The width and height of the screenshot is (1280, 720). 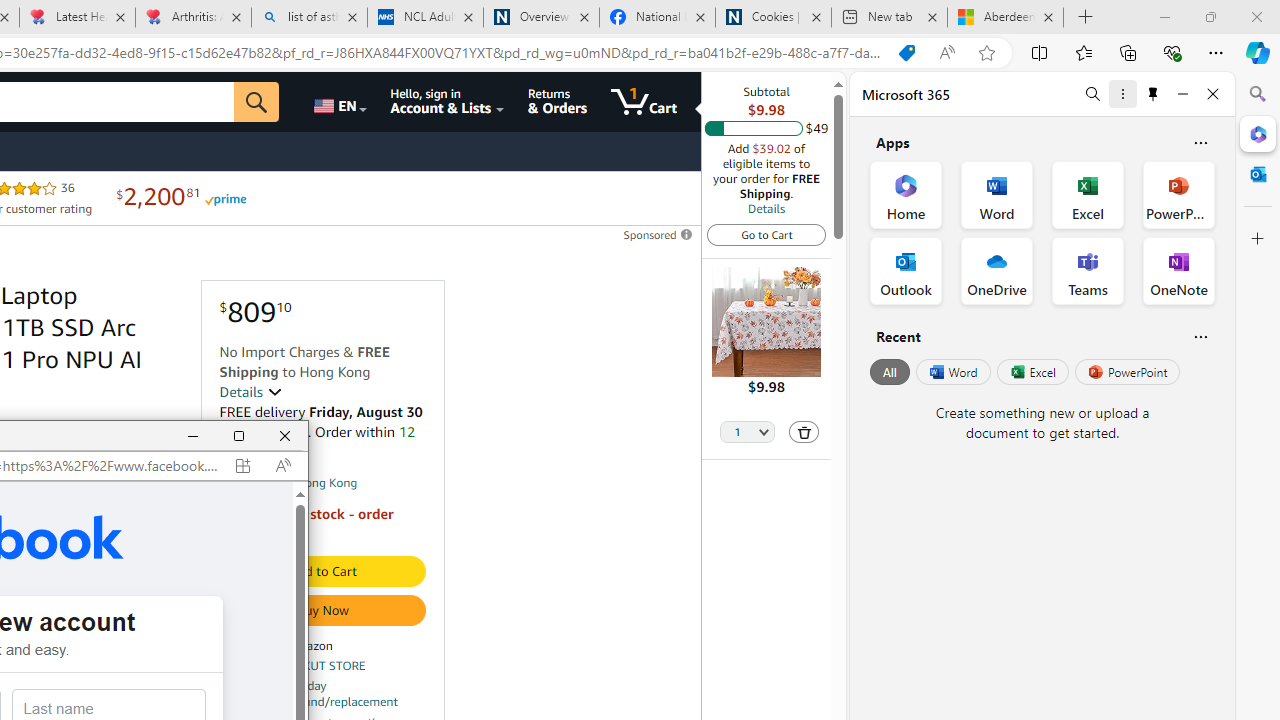 I want to click on 'Excel', so click(x=1032, y=372).